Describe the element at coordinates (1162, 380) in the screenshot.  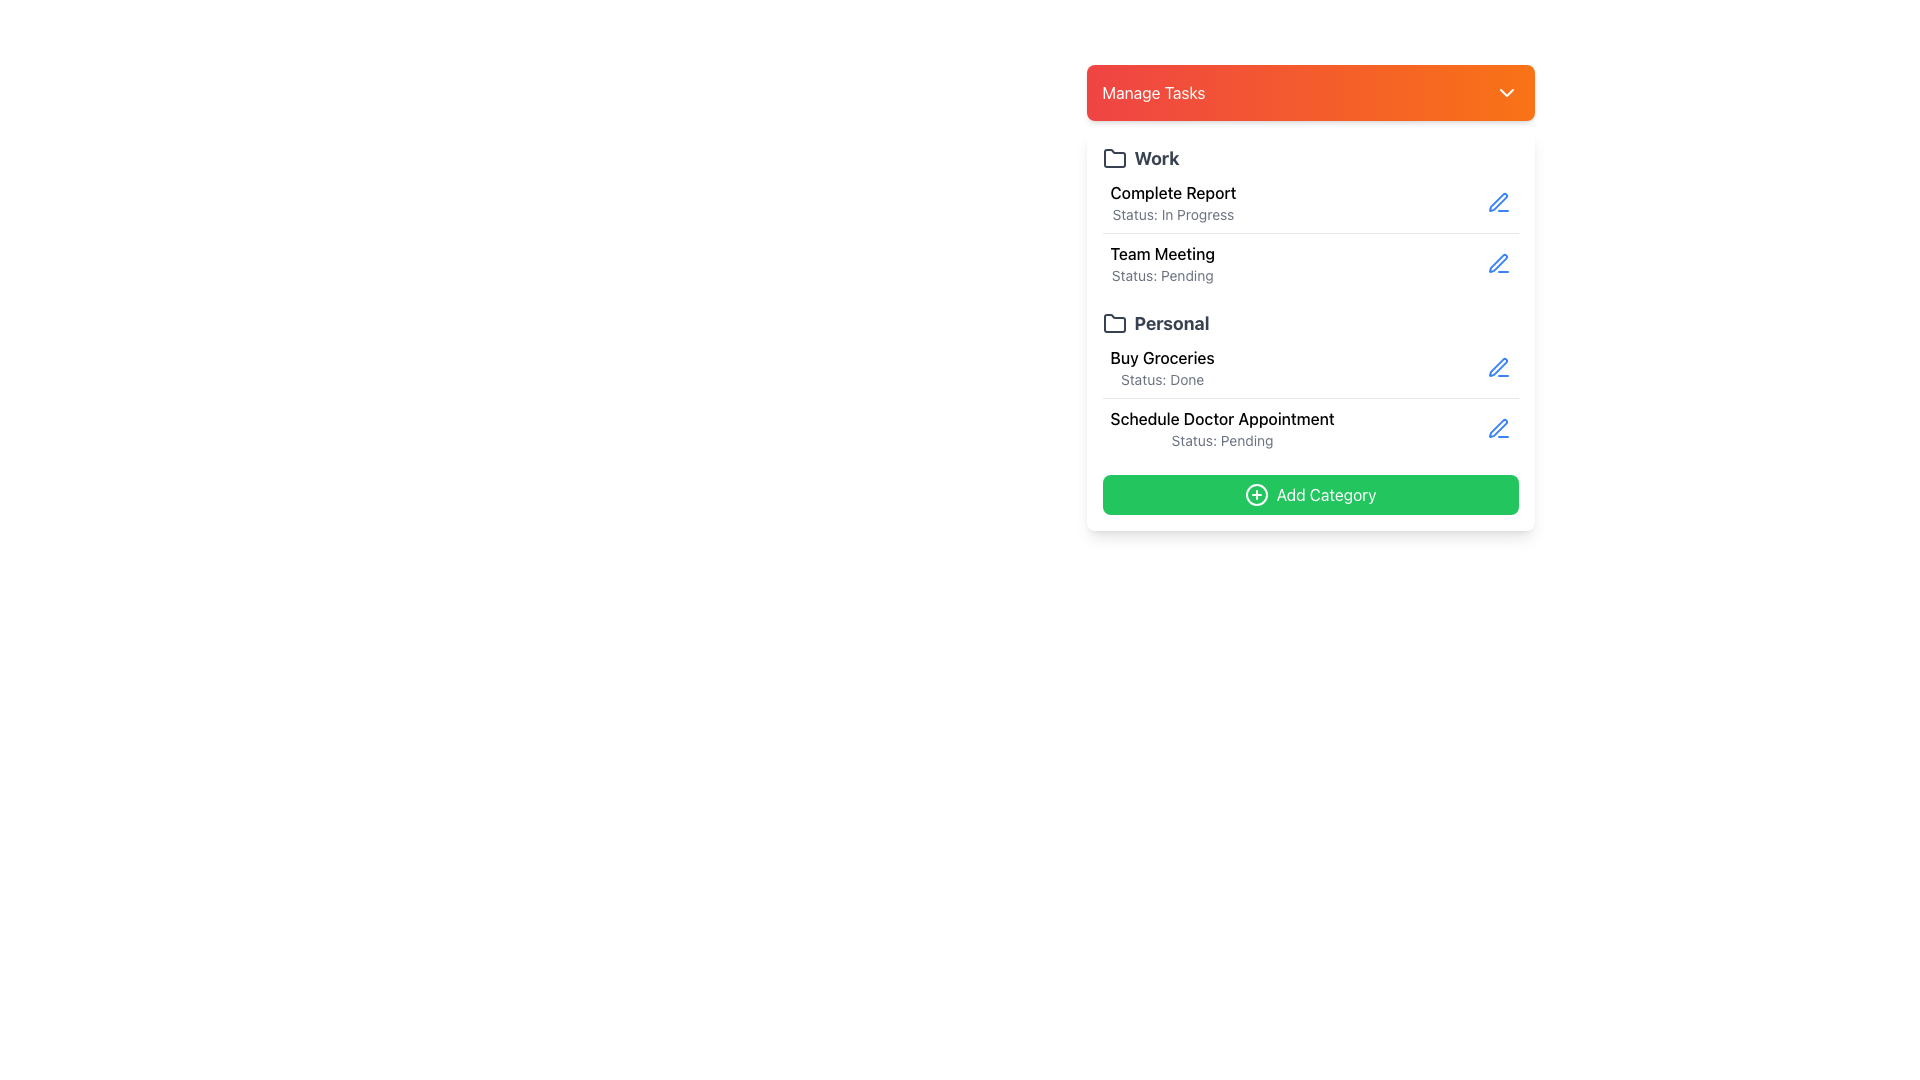
I see `the text label displaying 'Status: Done', which is positioned below the bold text 'Buy Groceries' within the 'Personal' section` at that location.